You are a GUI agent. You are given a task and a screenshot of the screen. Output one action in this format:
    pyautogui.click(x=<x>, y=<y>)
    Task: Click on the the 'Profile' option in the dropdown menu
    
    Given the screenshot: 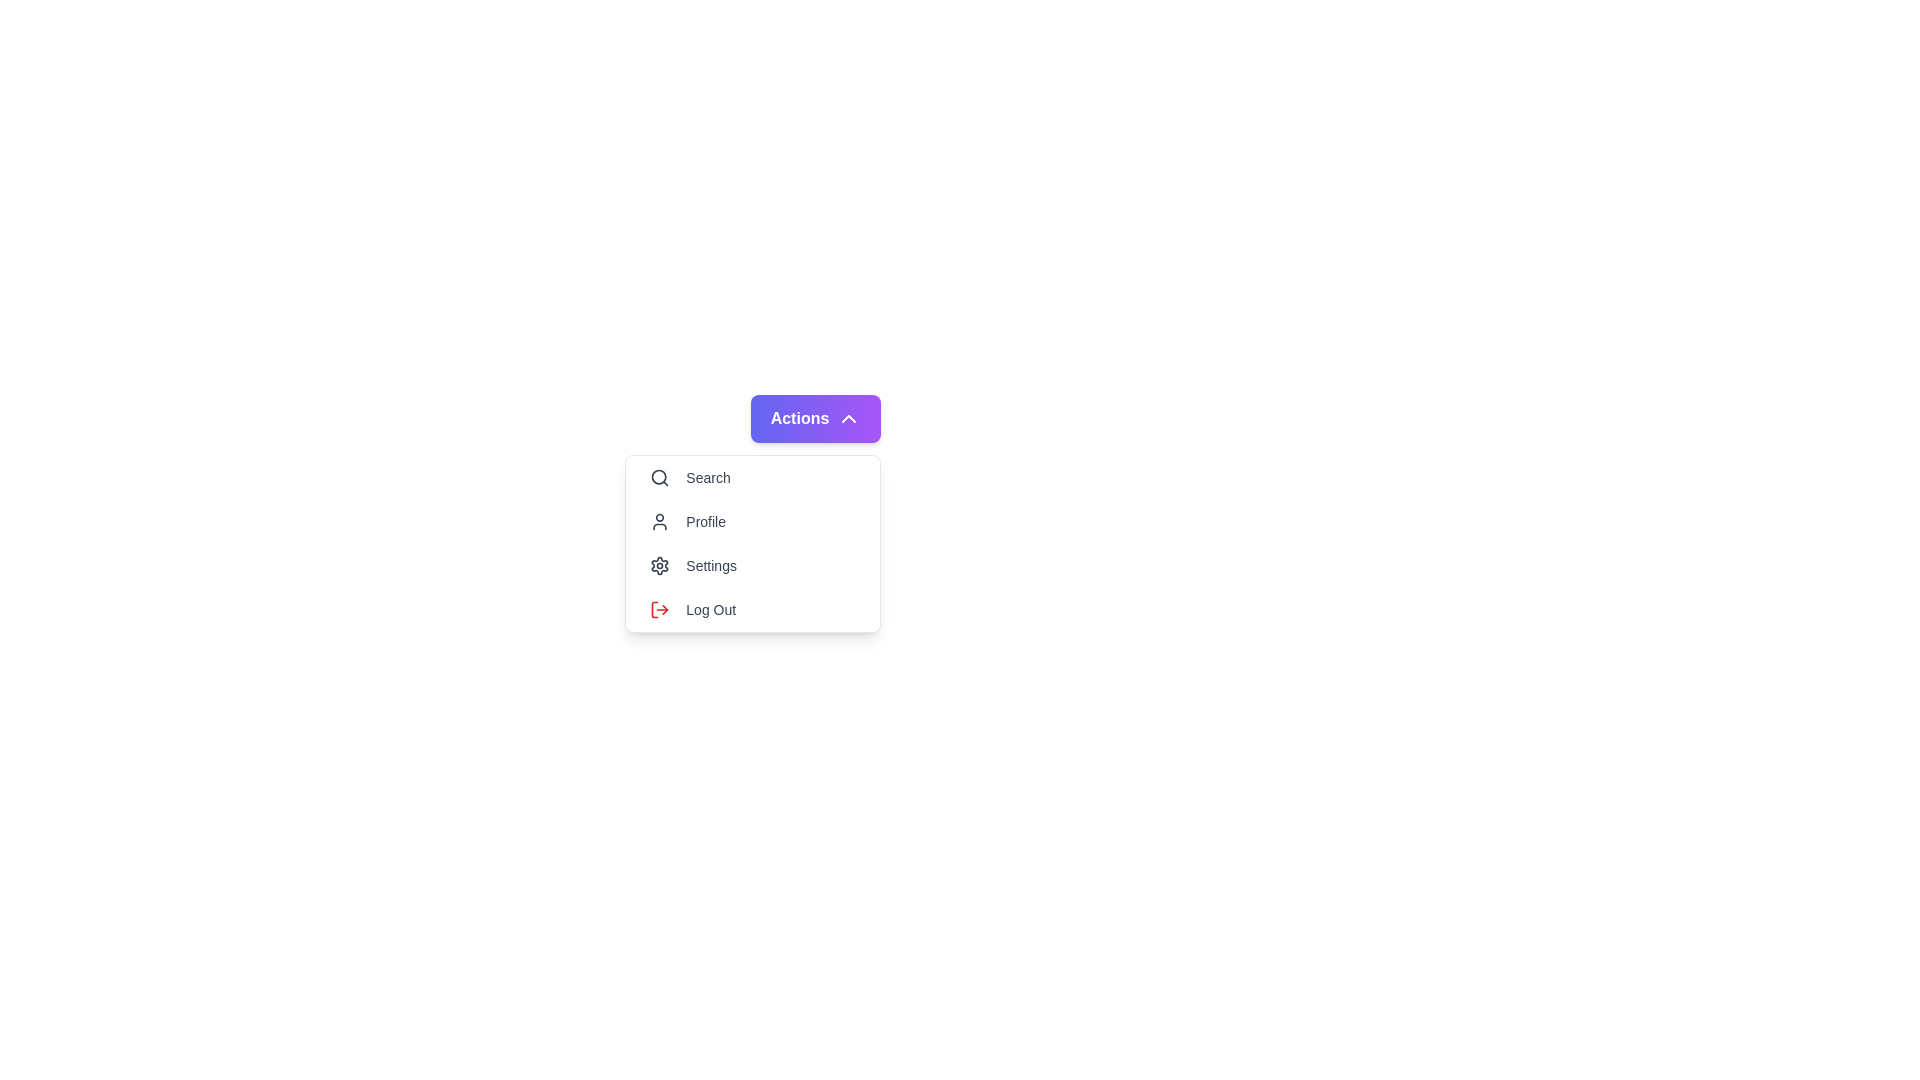 What is the action you would take?
    pyautogui.click(x=752, y=520)
    